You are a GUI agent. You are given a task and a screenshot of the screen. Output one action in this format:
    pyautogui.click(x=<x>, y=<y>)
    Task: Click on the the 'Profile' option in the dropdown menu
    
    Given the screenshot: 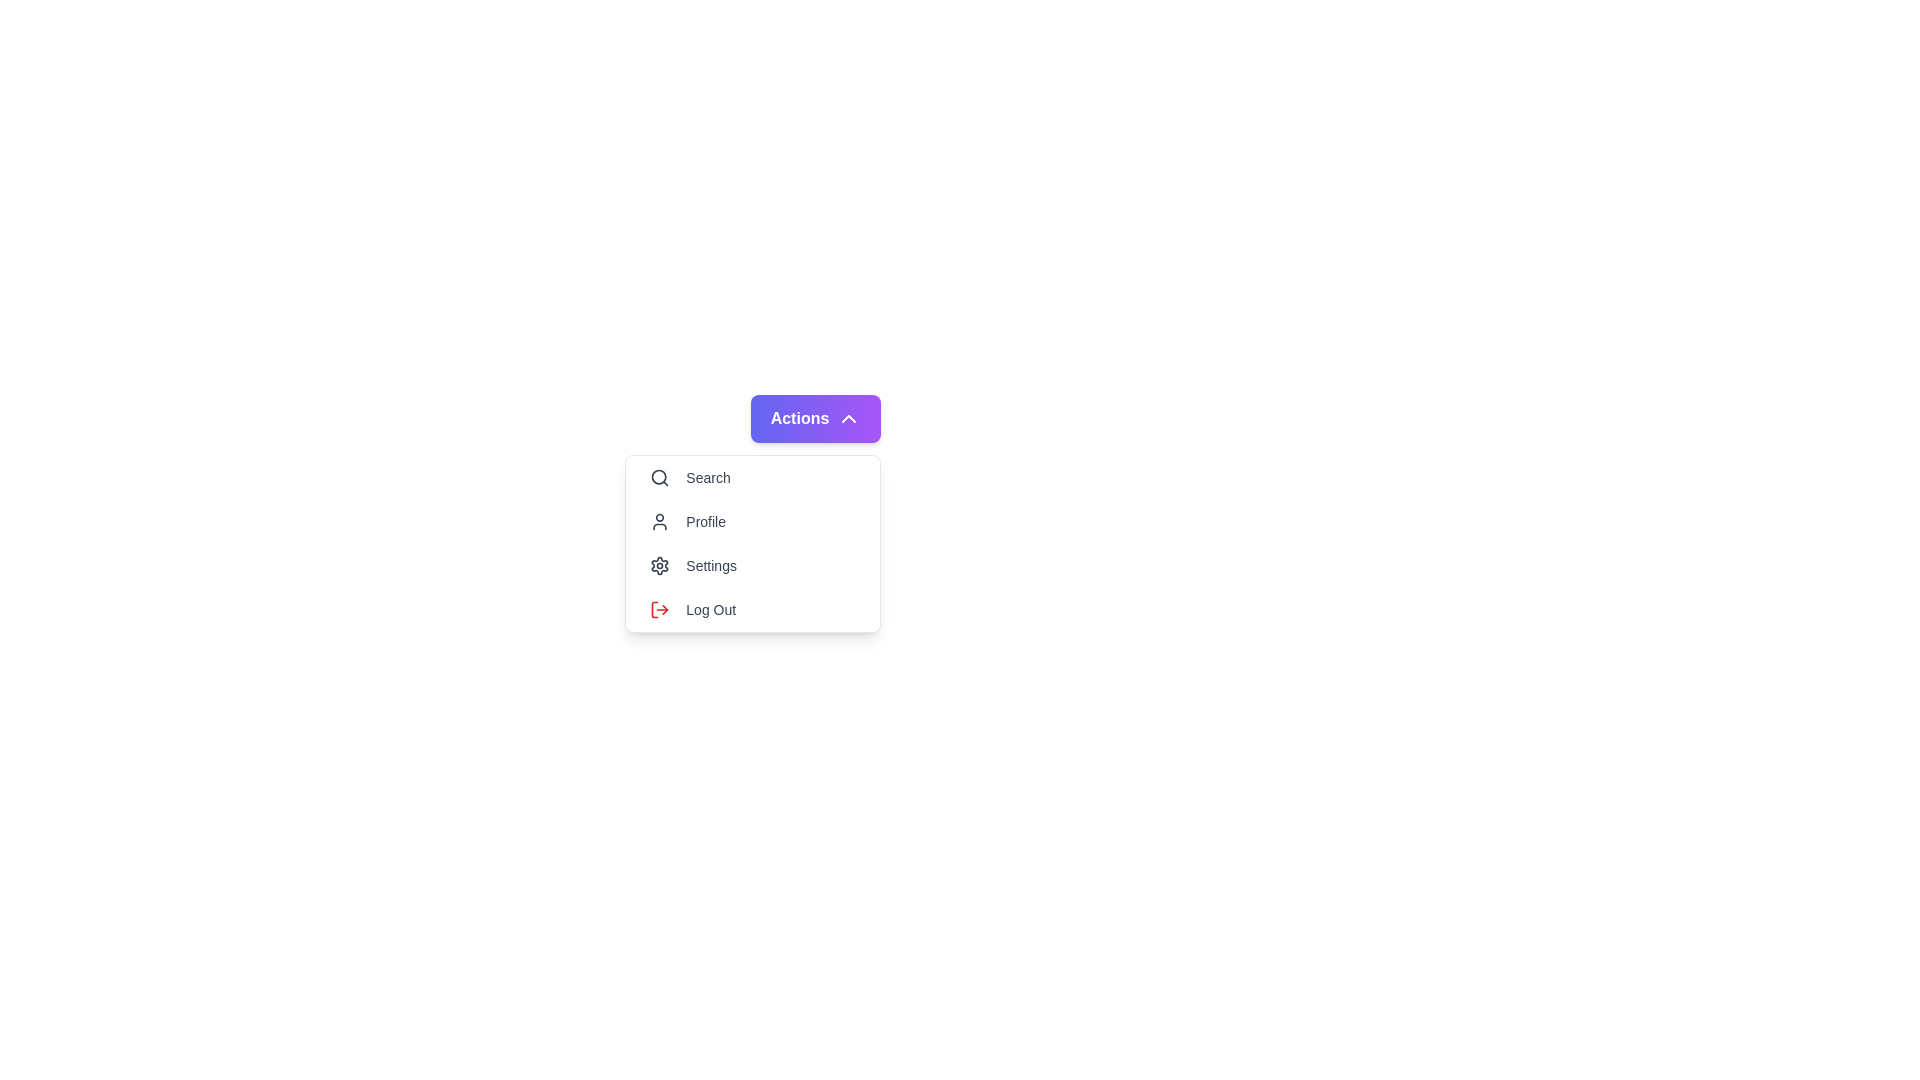 What is the action you would take?
    pyautogui.click(x=752, y=520)
    